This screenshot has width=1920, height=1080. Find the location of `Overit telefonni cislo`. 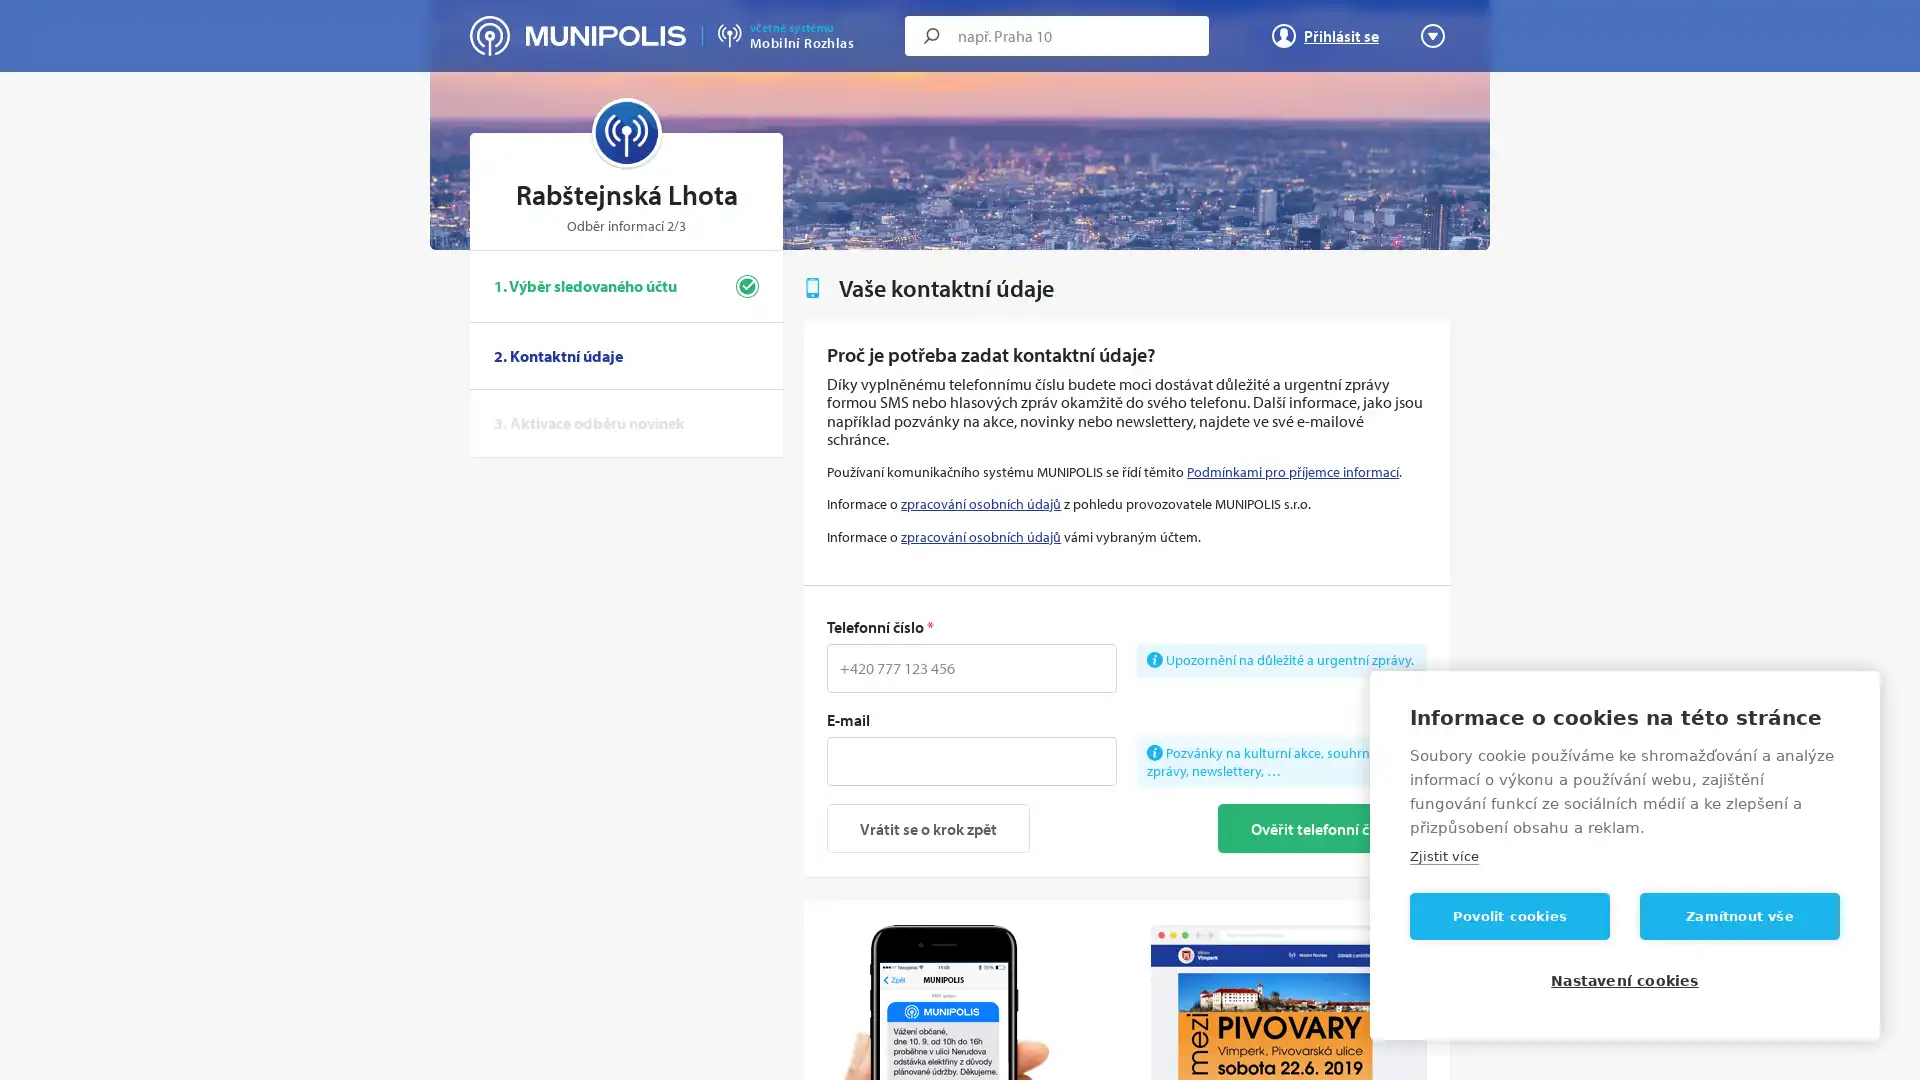

Overit telefonni cislo is located at coordinates (1320, 828).